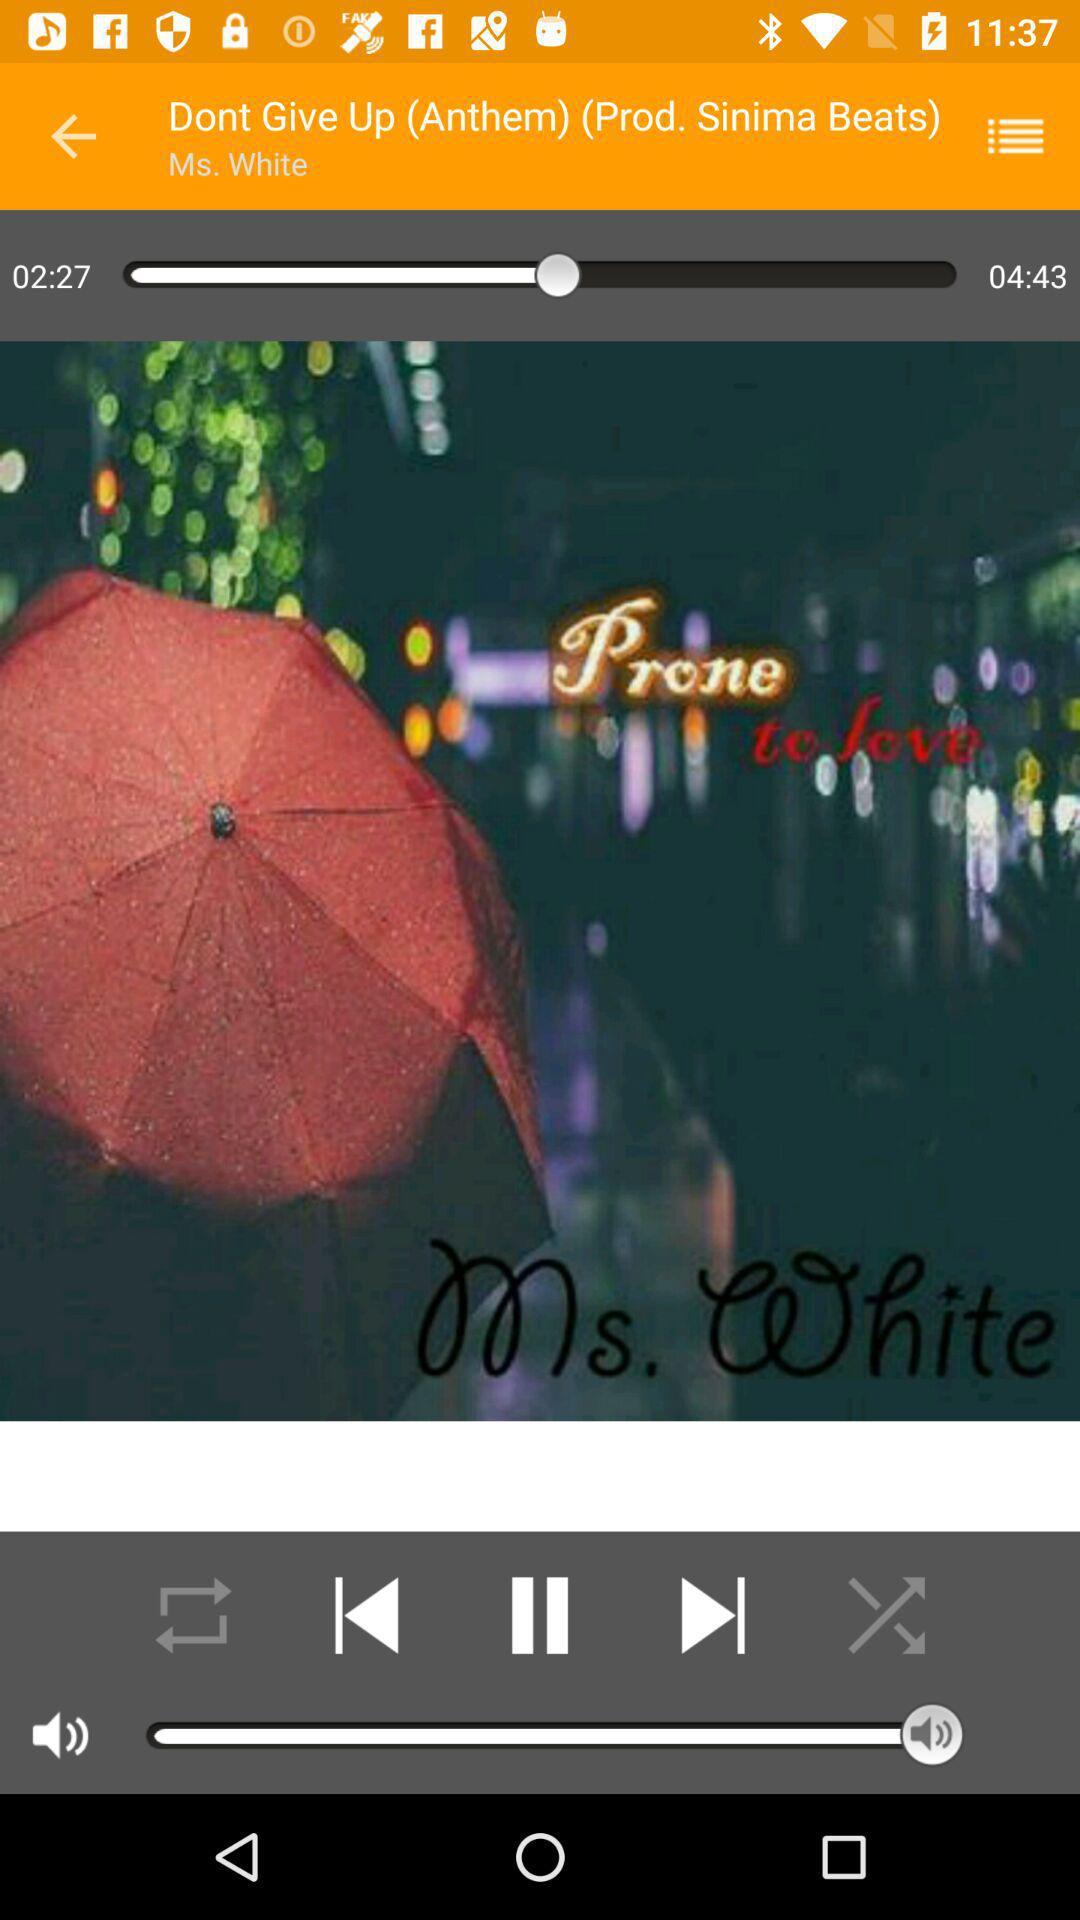 This screenshot has width=1080, height=1920. I want to click on fast forward, so click(712, 1615).